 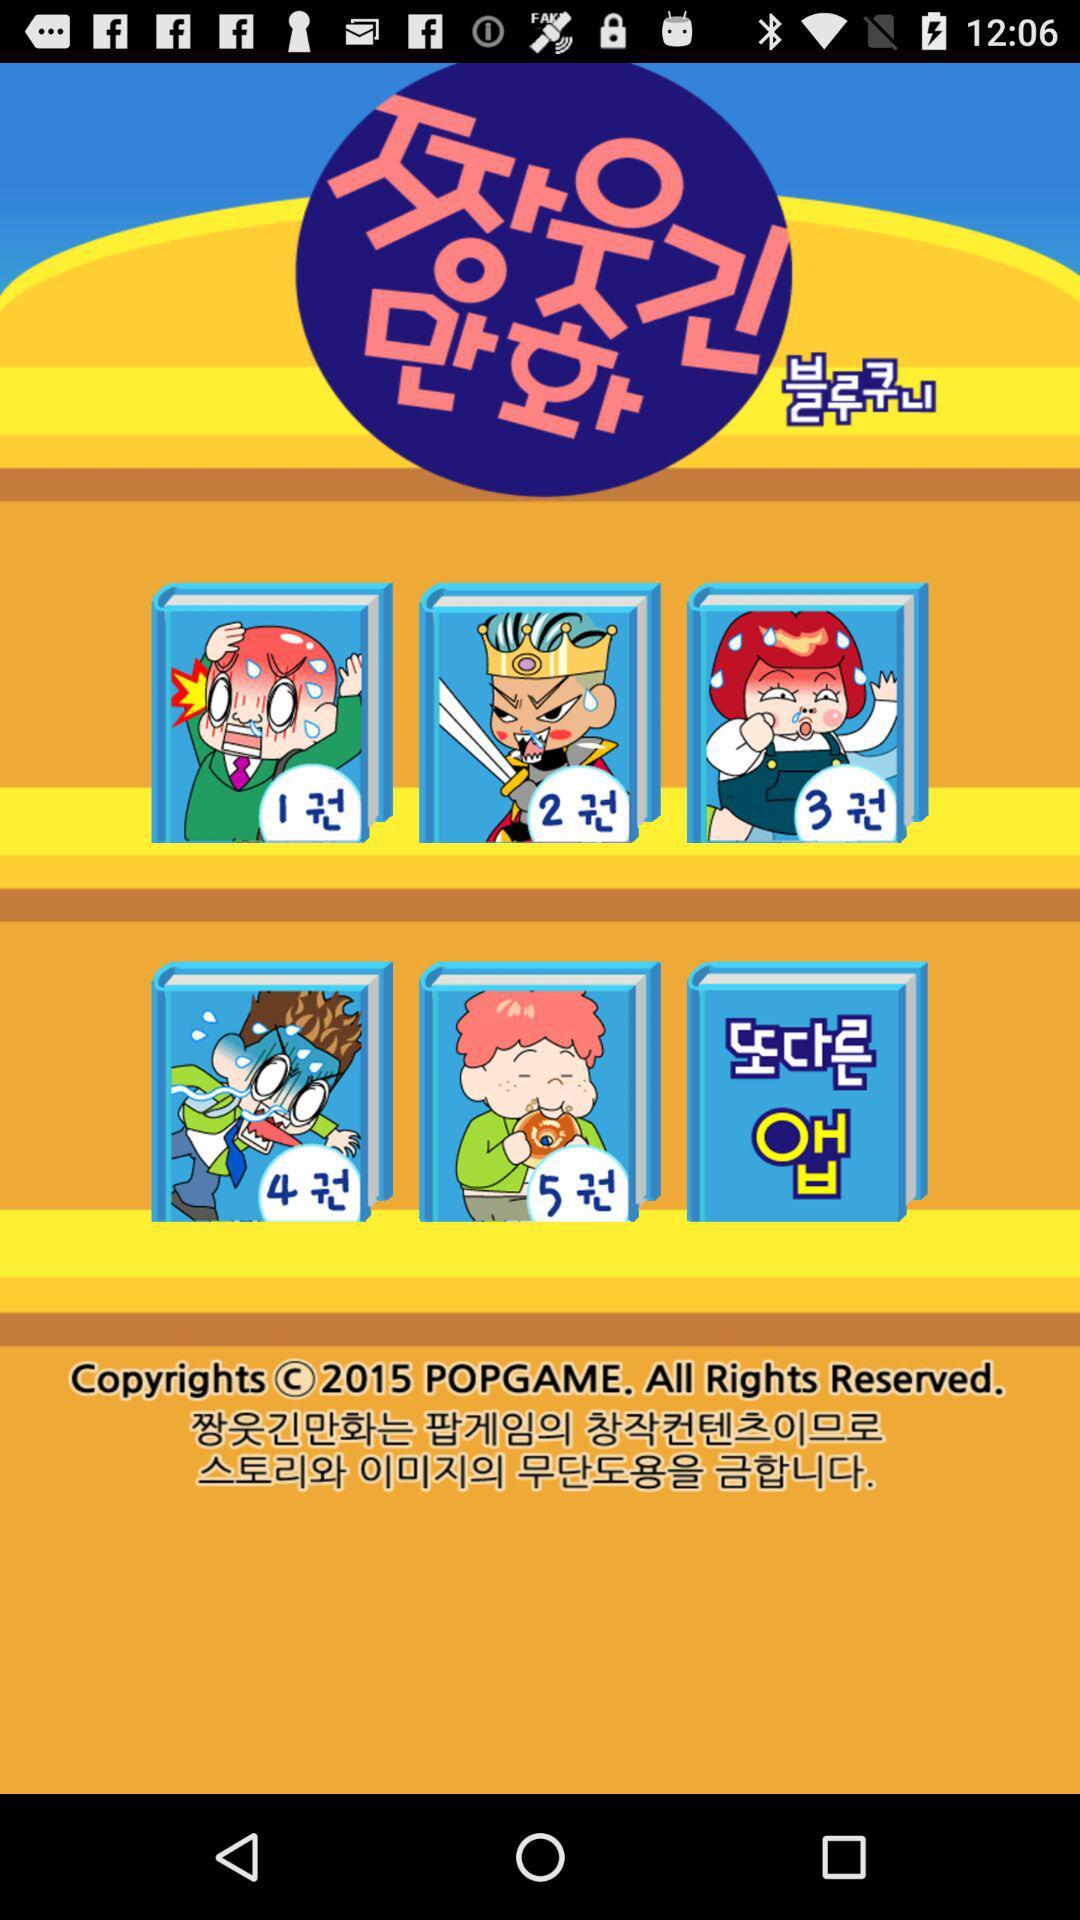 I want to click on track, so click(x=540, y=1090).